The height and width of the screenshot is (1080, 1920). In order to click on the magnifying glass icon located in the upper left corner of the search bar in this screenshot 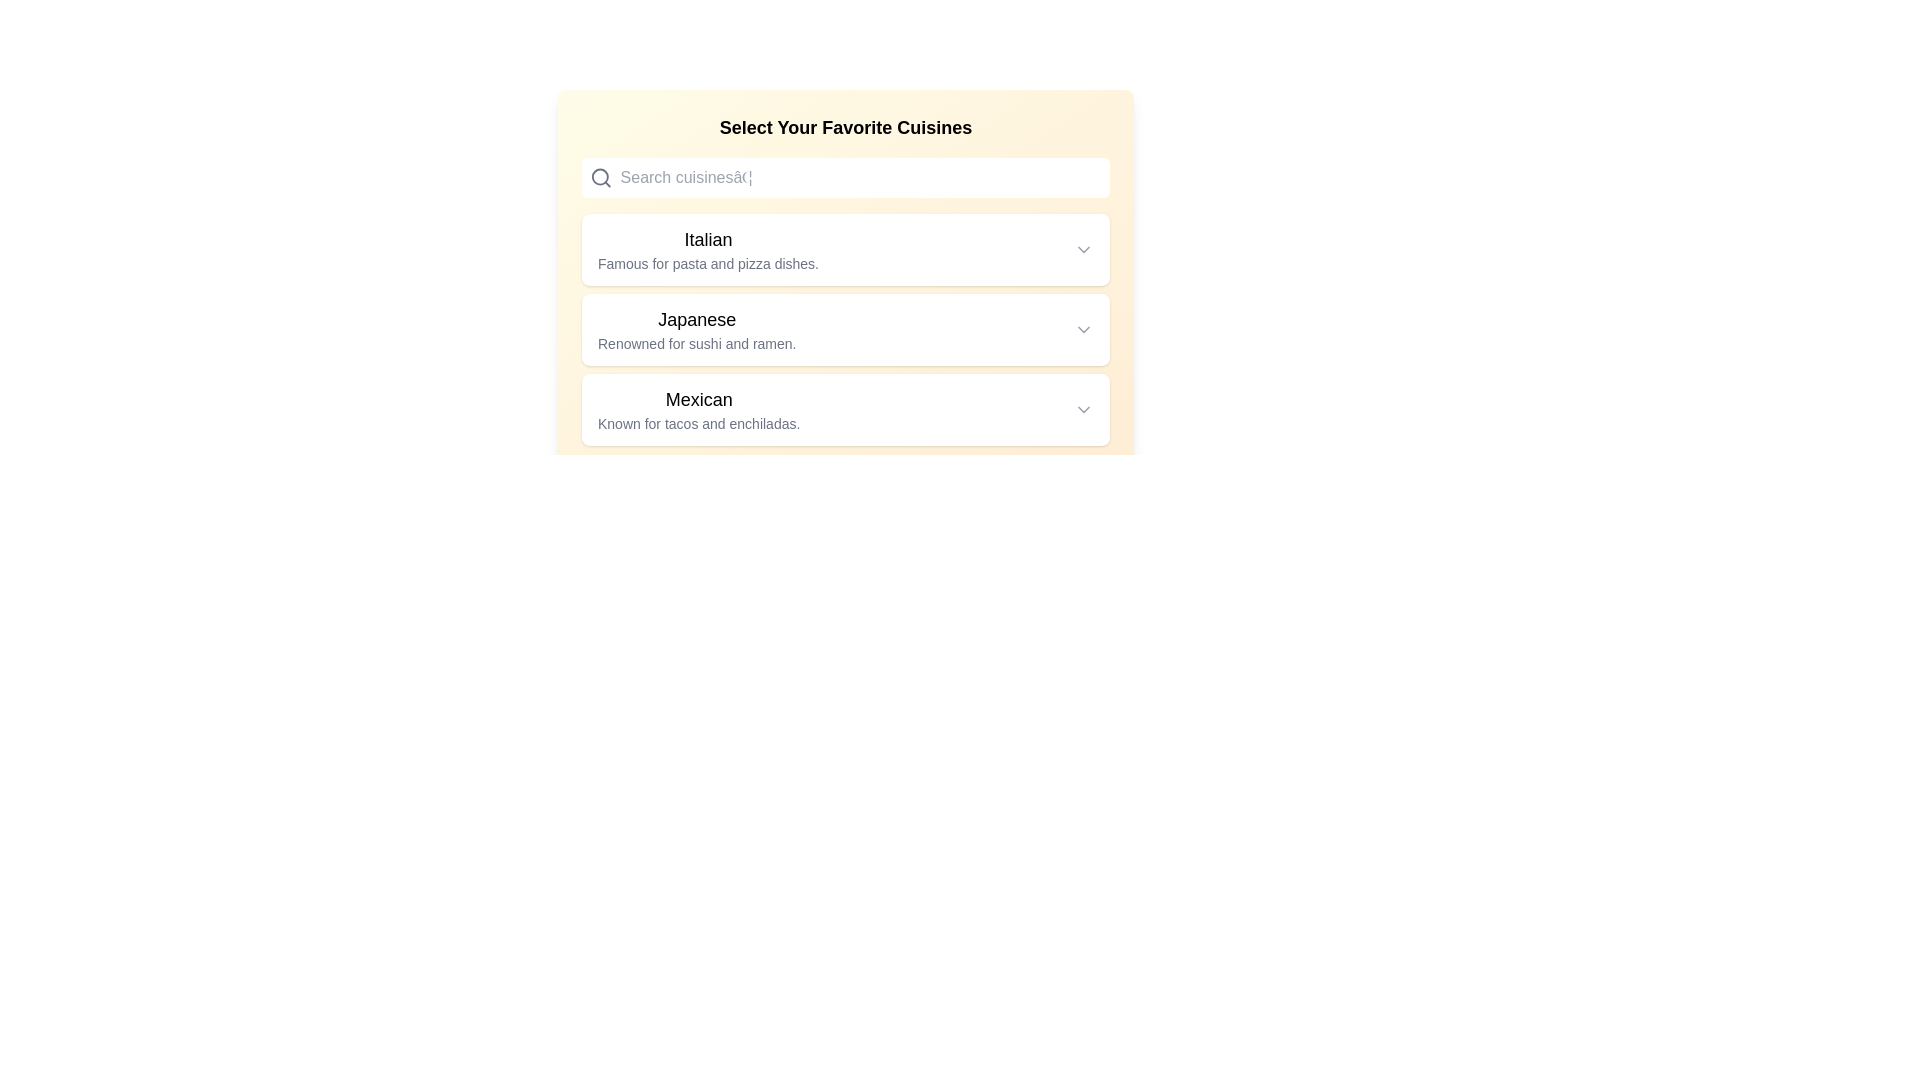, I will do `click(600, 176)`.